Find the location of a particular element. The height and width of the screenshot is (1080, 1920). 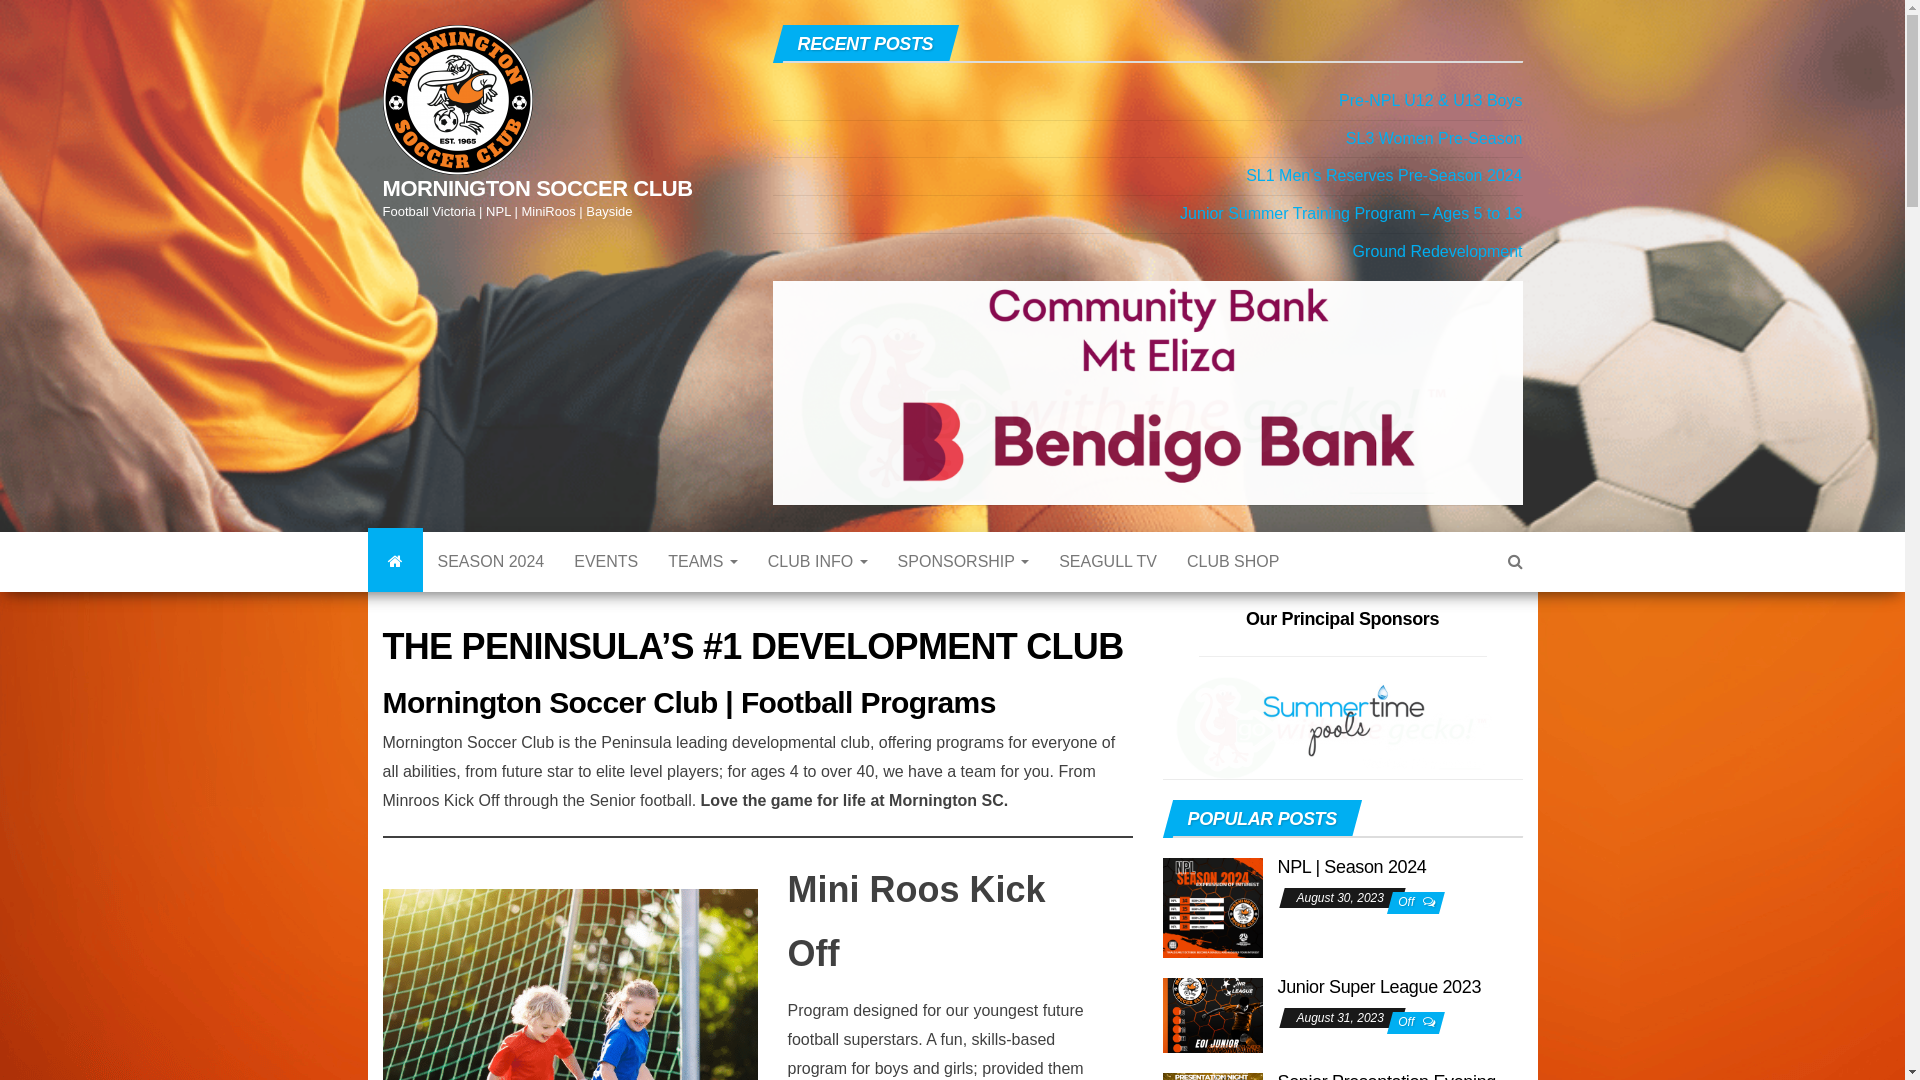

'CLUB INFO' is located at coordinates (752, 589).